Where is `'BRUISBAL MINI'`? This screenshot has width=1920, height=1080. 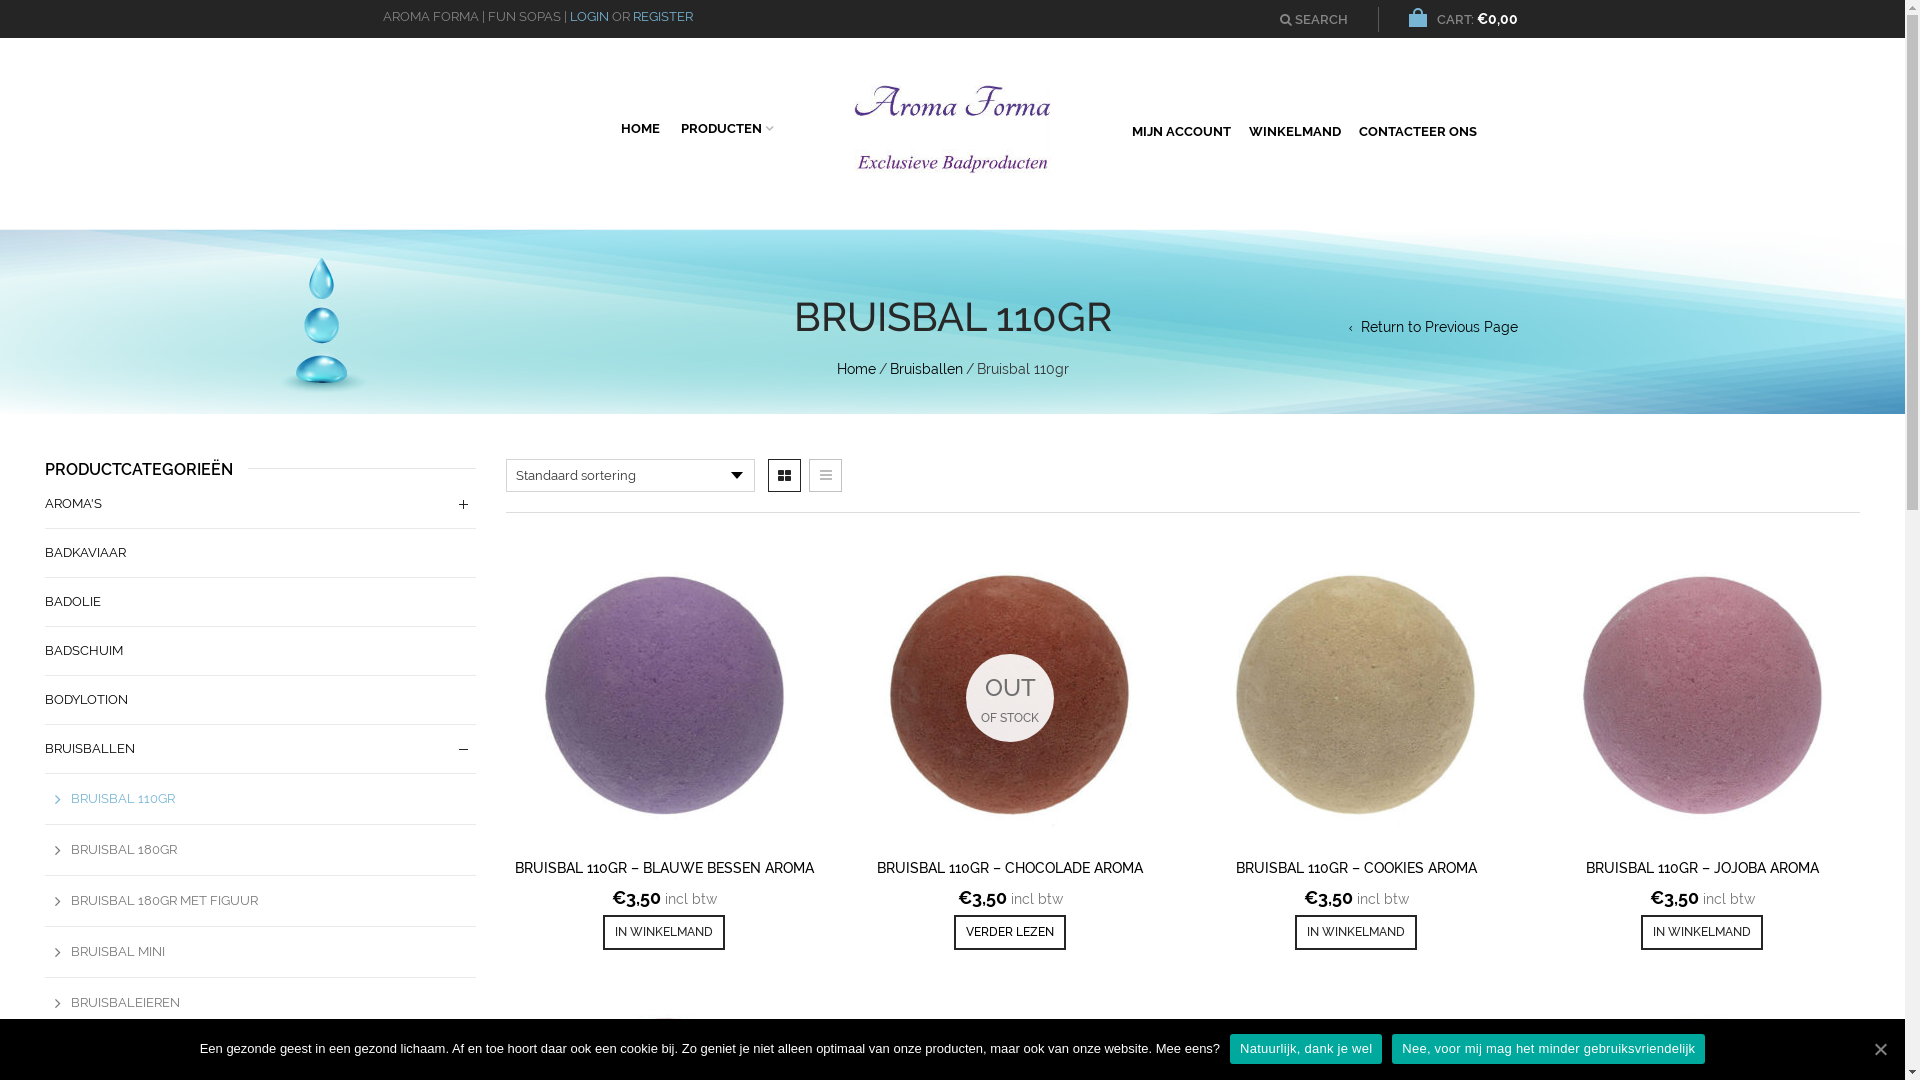
'BRUISBAL MINI' is located at coordinates (104, 951).